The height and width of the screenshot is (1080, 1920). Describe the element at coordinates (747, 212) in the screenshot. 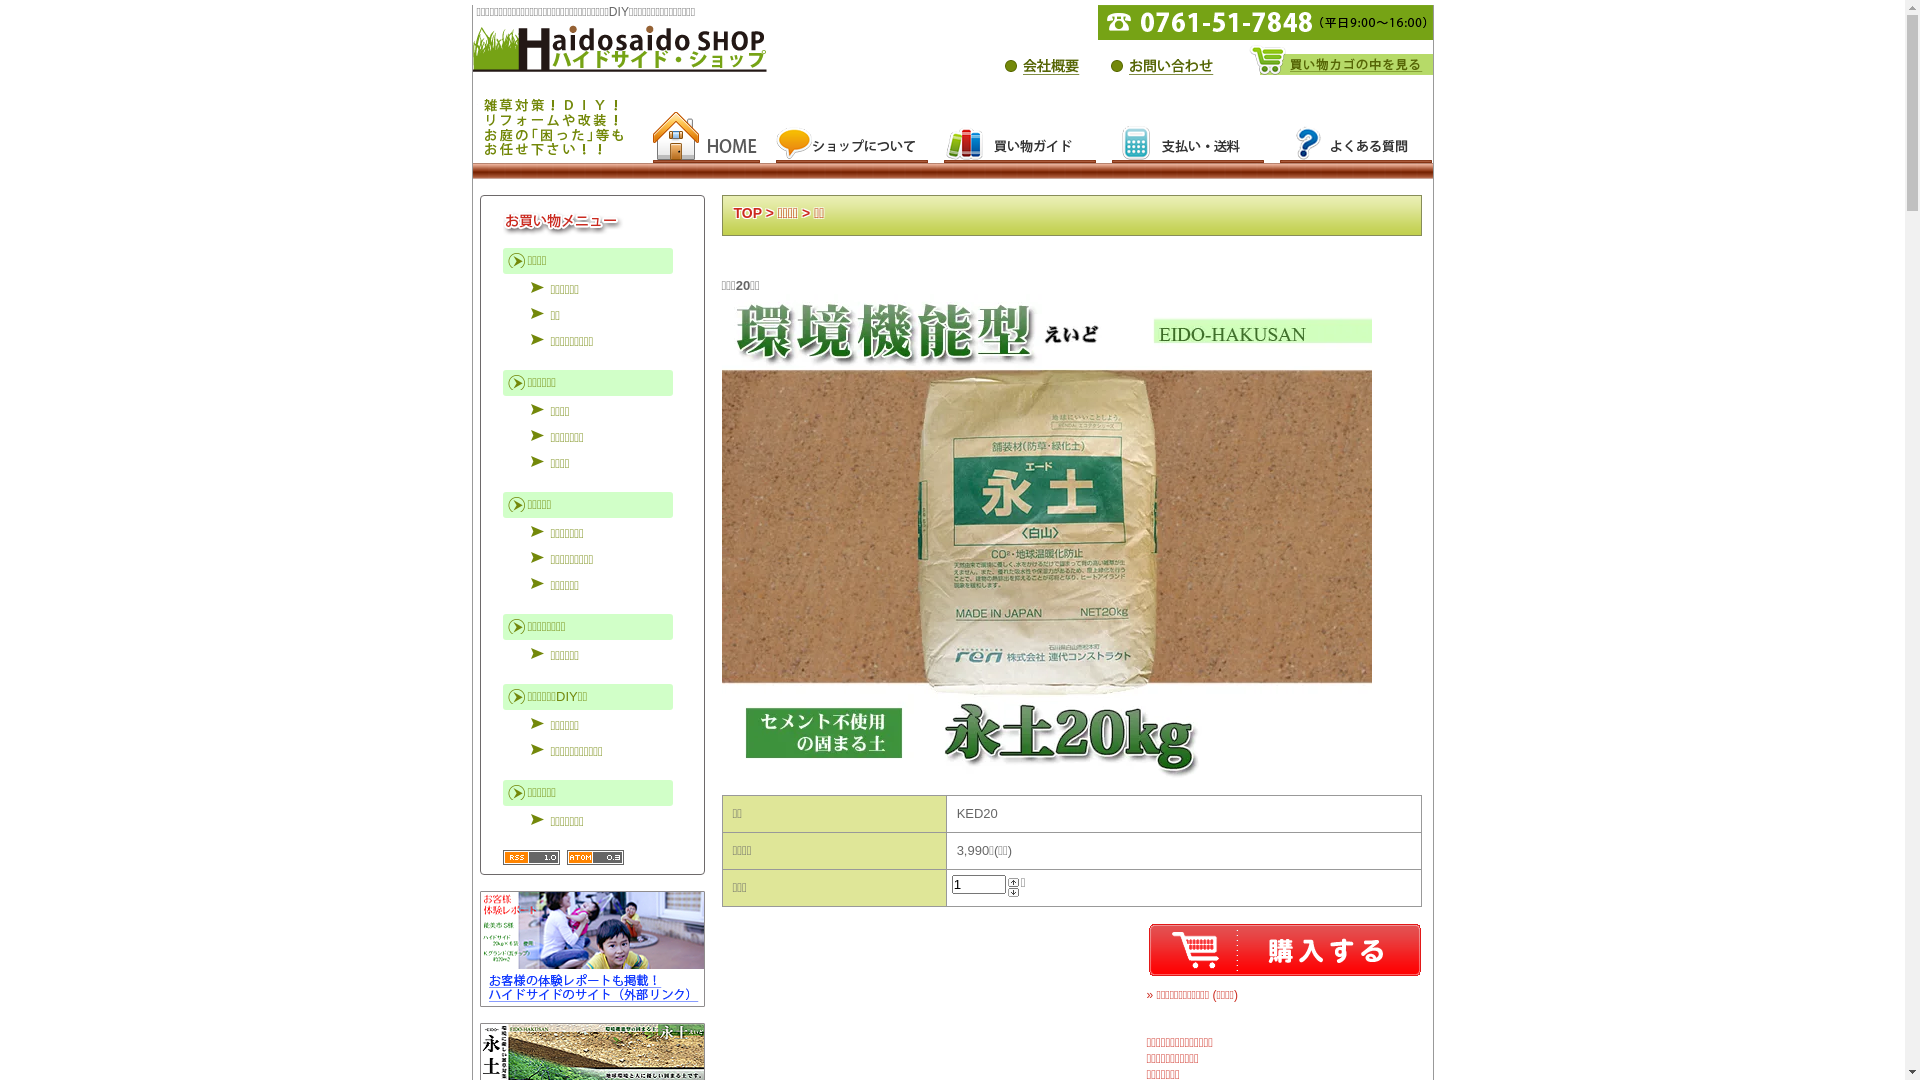

I see `'TOP'` at that location.